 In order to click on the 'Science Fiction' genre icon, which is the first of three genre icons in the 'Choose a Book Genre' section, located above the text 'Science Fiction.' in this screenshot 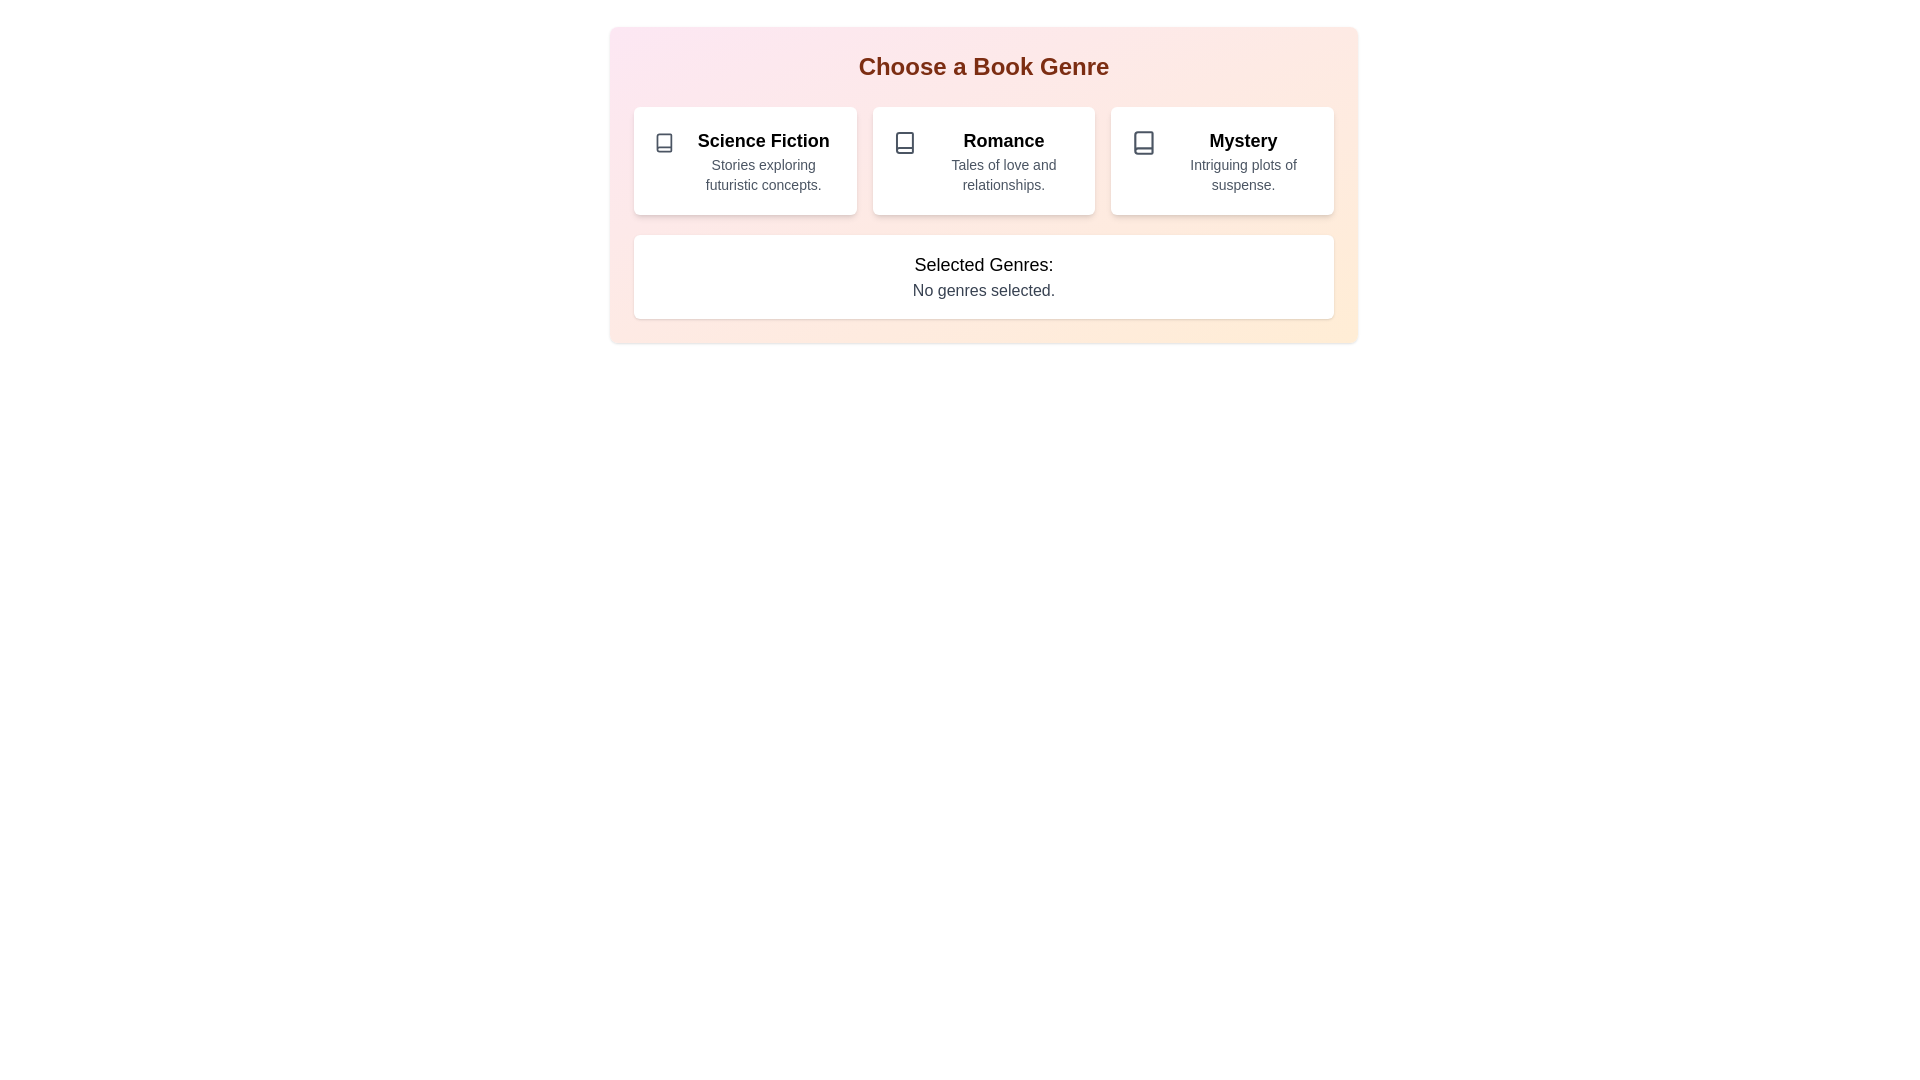, I will do `click(664, 141)`.